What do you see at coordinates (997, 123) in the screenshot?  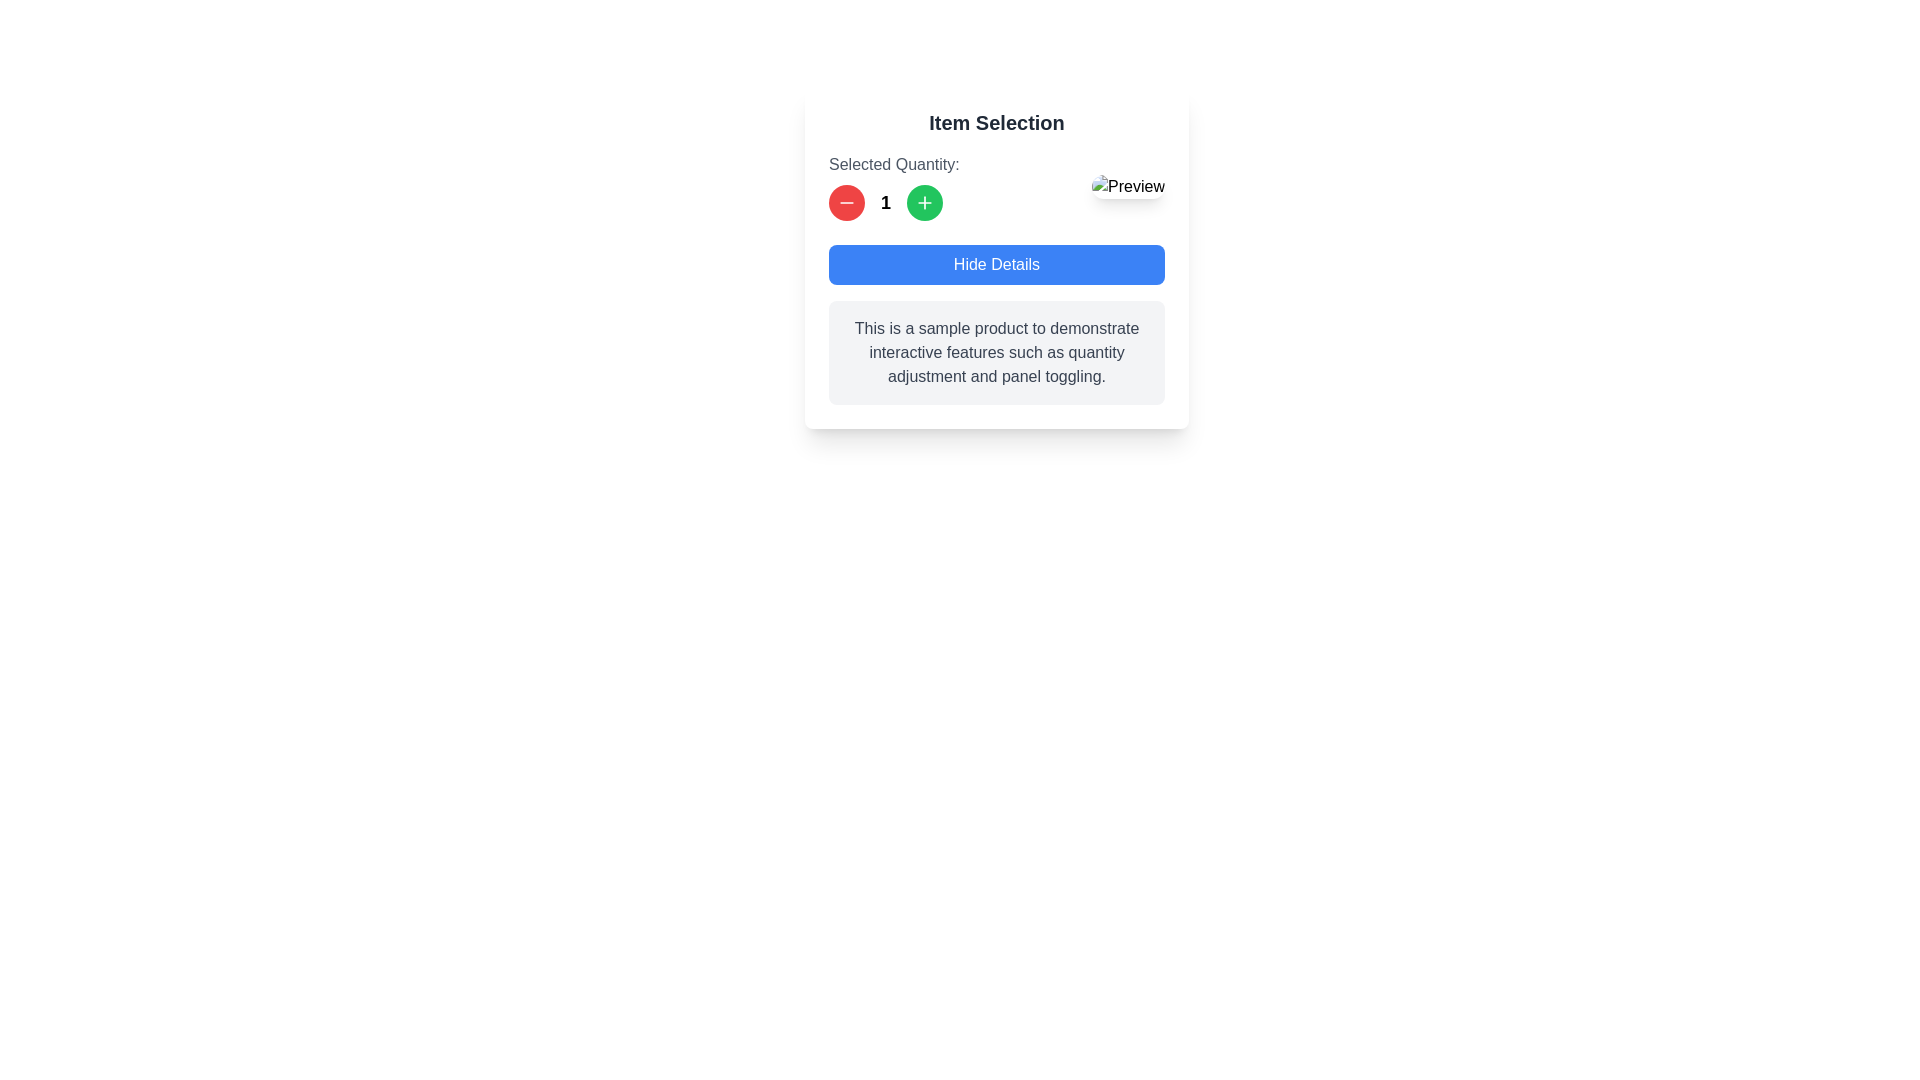 I see `the Text label that serves as the title for the card indicating its purpose or main content (Item Selection). It is located at the top of a white box with rounded corners and a shadow effect, above other elements like the selected quantity row and interaction buttons` at bounding box center [997, 123].